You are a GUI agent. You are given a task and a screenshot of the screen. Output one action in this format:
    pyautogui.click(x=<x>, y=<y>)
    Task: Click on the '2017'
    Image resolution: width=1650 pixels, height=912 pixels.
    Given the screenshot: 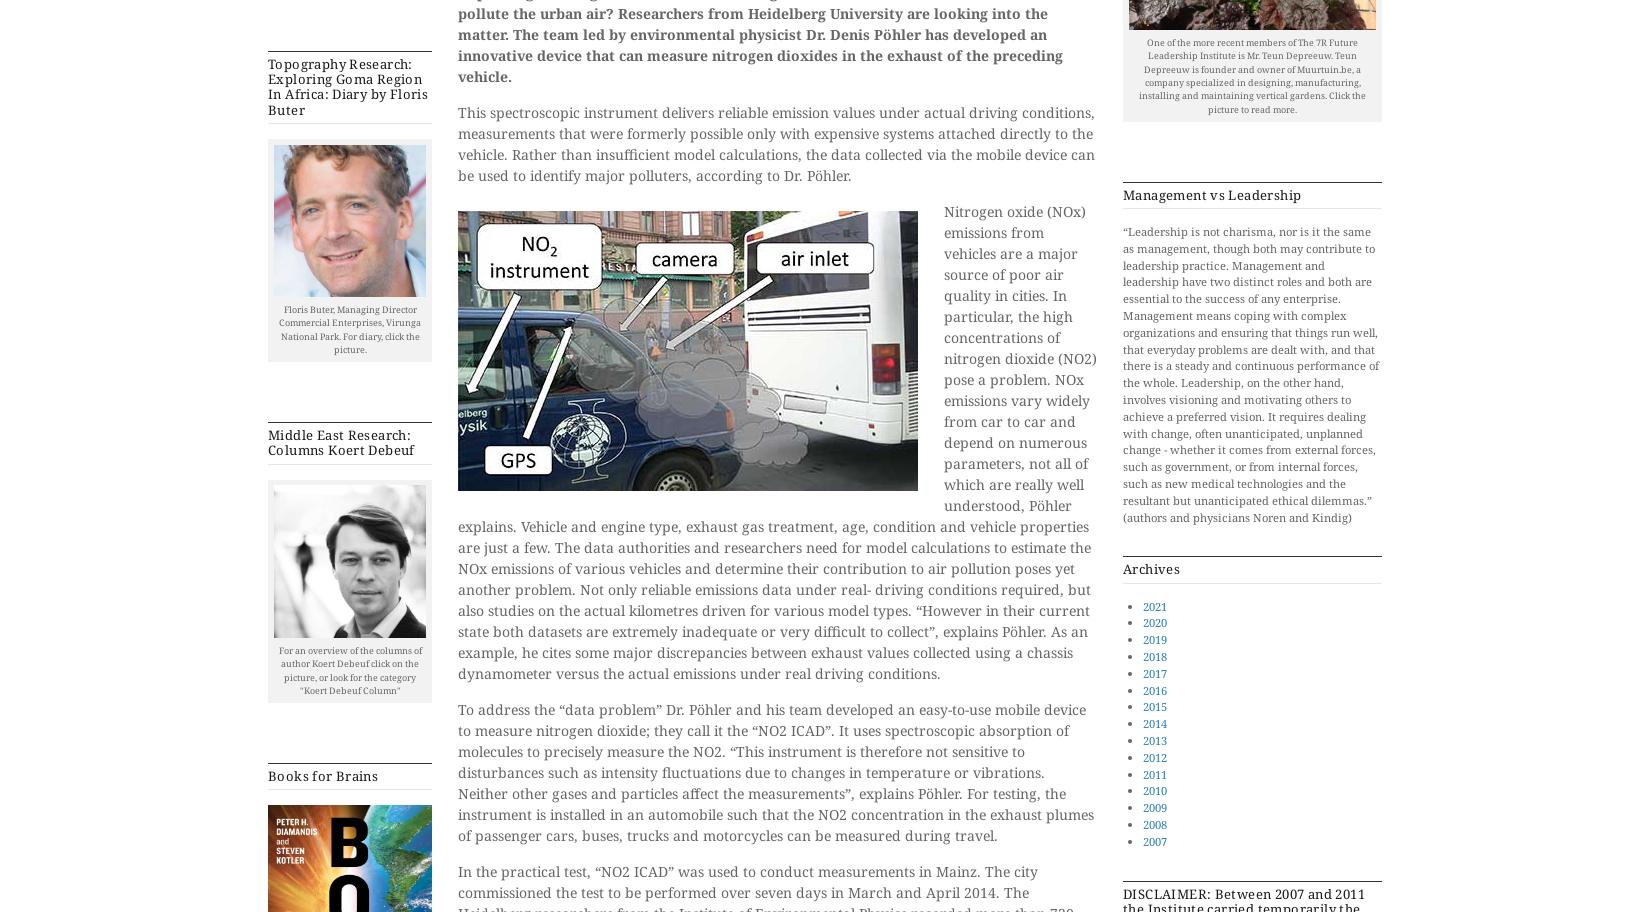 What is the action you would take?
    pyautogui.click(x=1154, y=671)
    